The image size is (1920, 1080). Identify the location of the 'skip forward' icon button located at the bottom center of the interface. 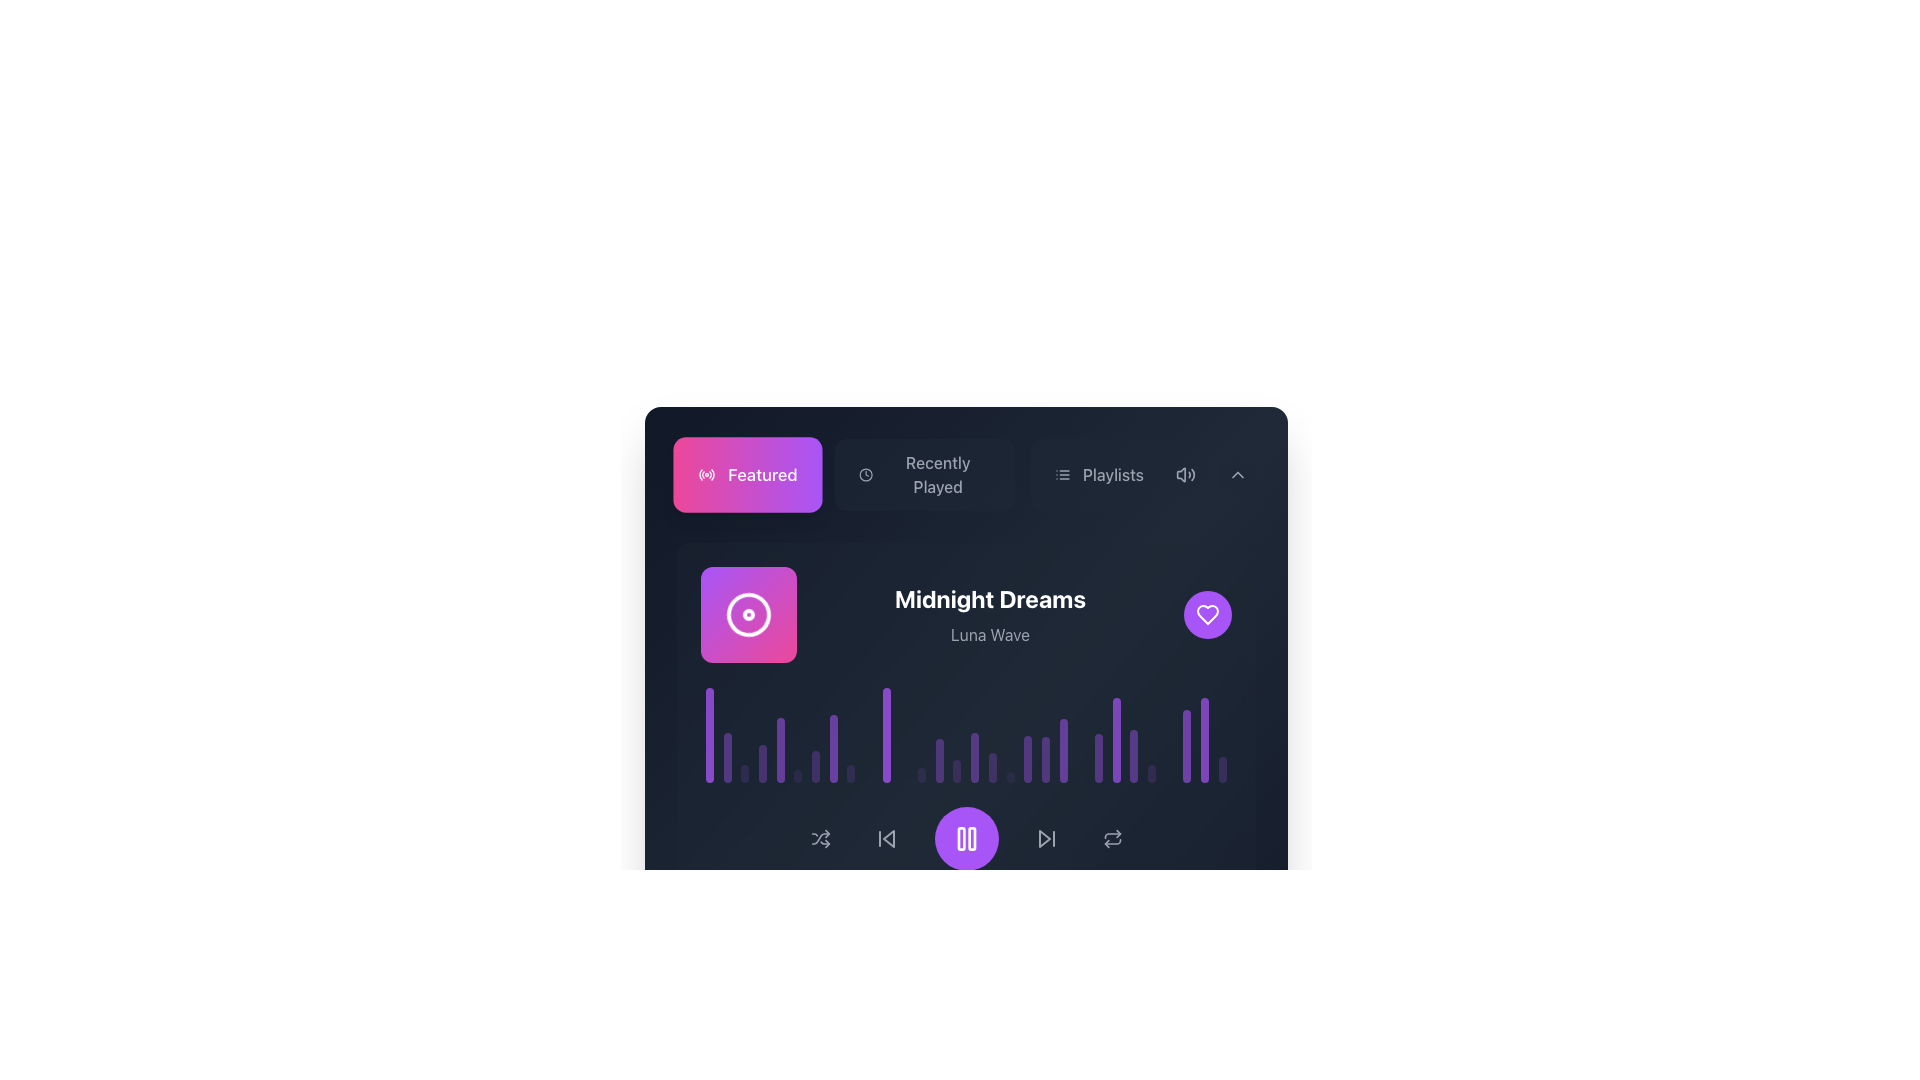
(1045, 839).